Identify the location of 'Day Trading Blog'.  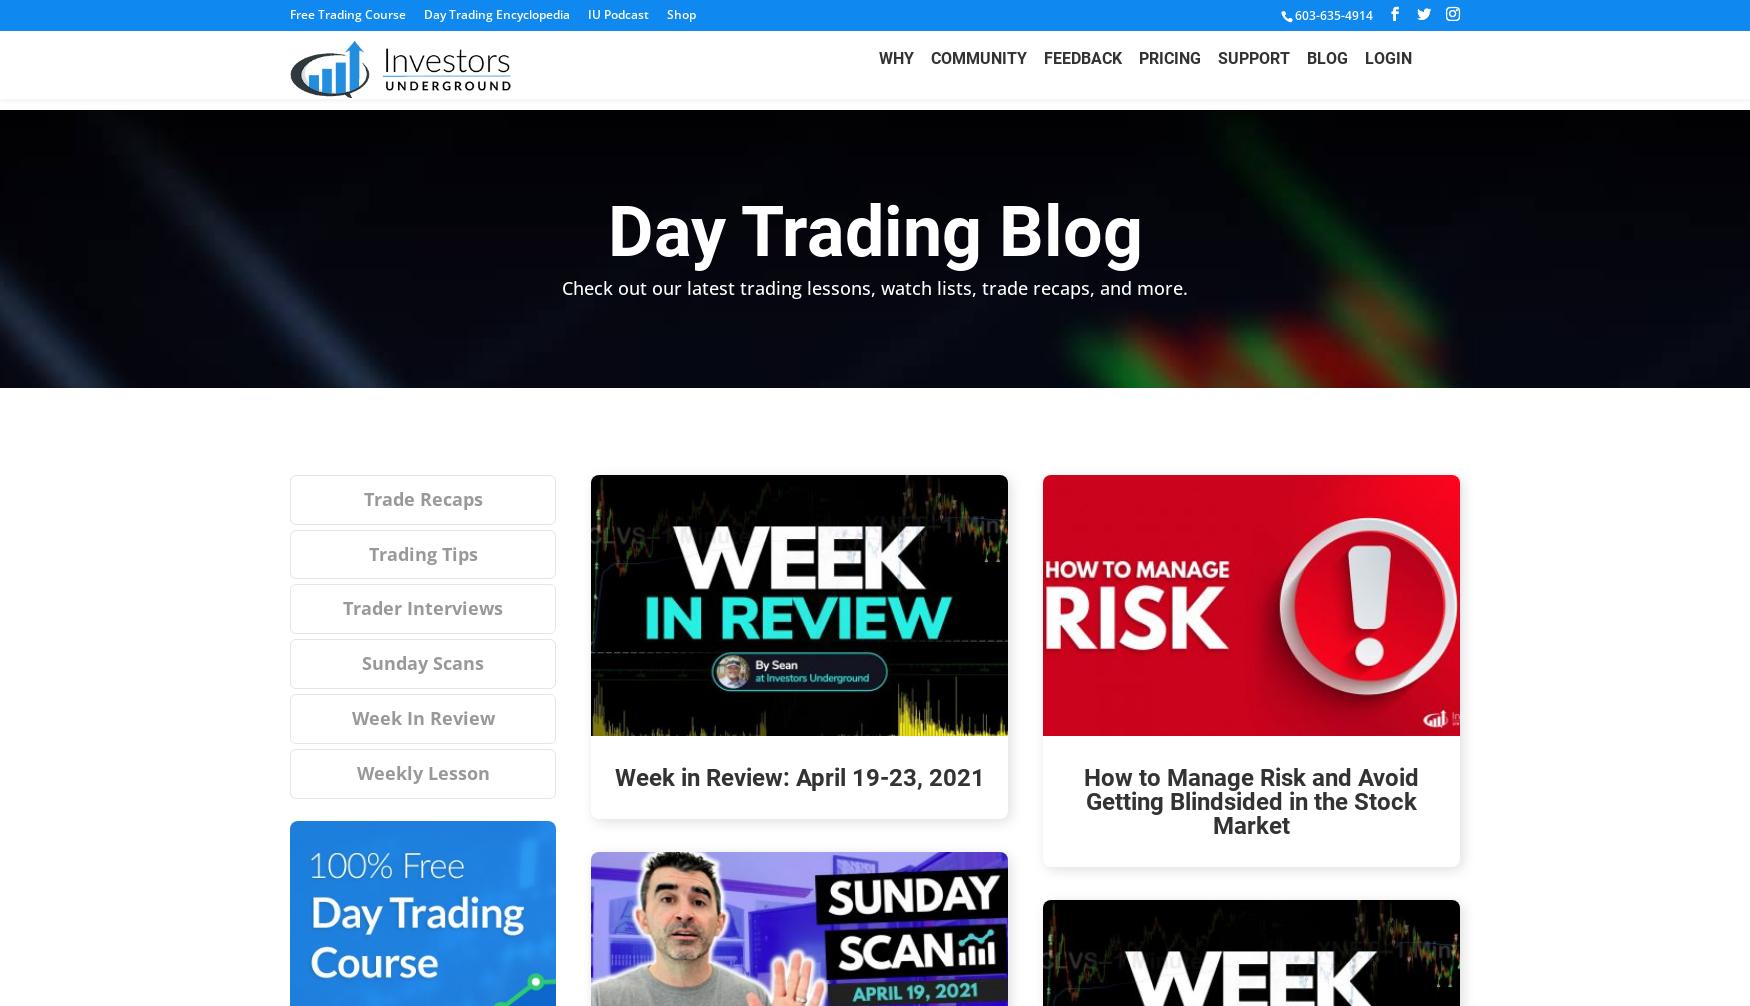
(874, 231).